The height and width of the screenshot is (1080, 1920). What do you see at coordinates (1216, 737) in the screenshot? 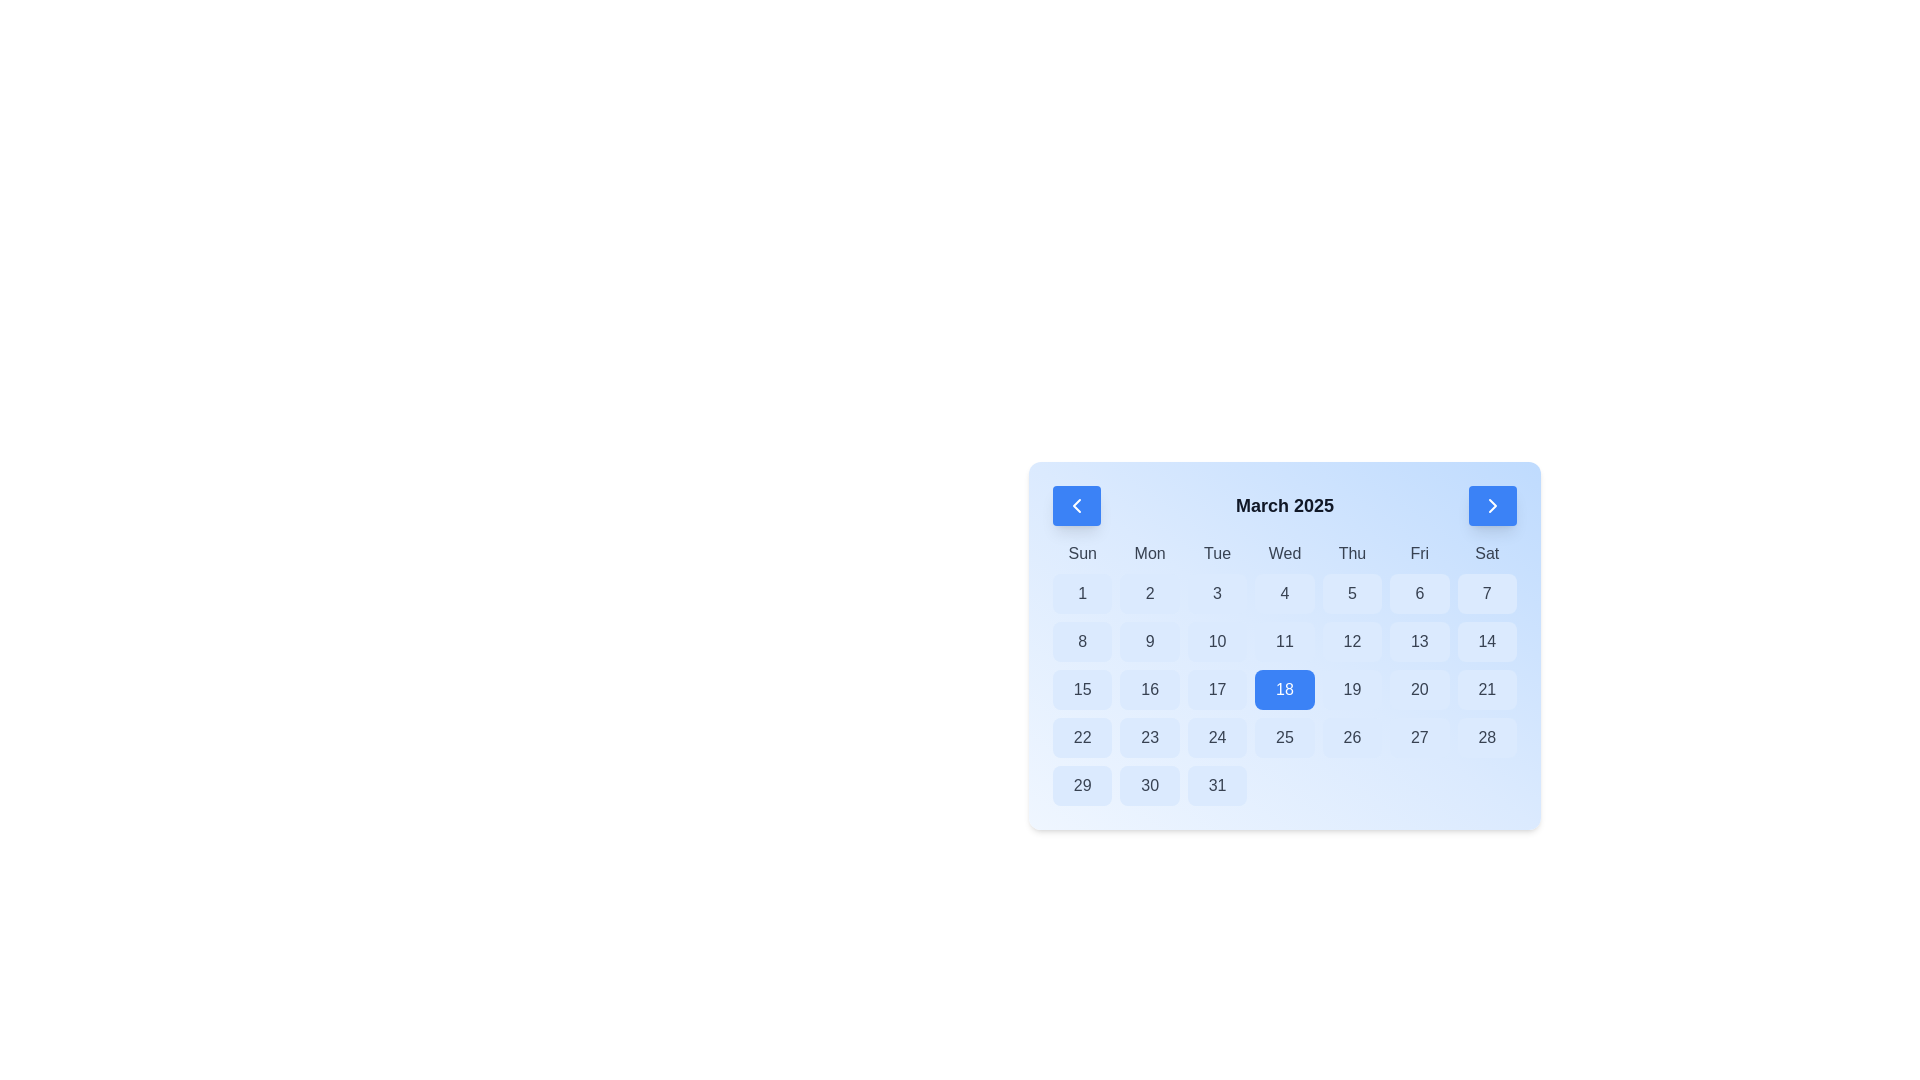
I see `the blue rectangular button labeled '24' in the calendar grid located under the 'Tue' label by` at bounding box center [1216, 737].